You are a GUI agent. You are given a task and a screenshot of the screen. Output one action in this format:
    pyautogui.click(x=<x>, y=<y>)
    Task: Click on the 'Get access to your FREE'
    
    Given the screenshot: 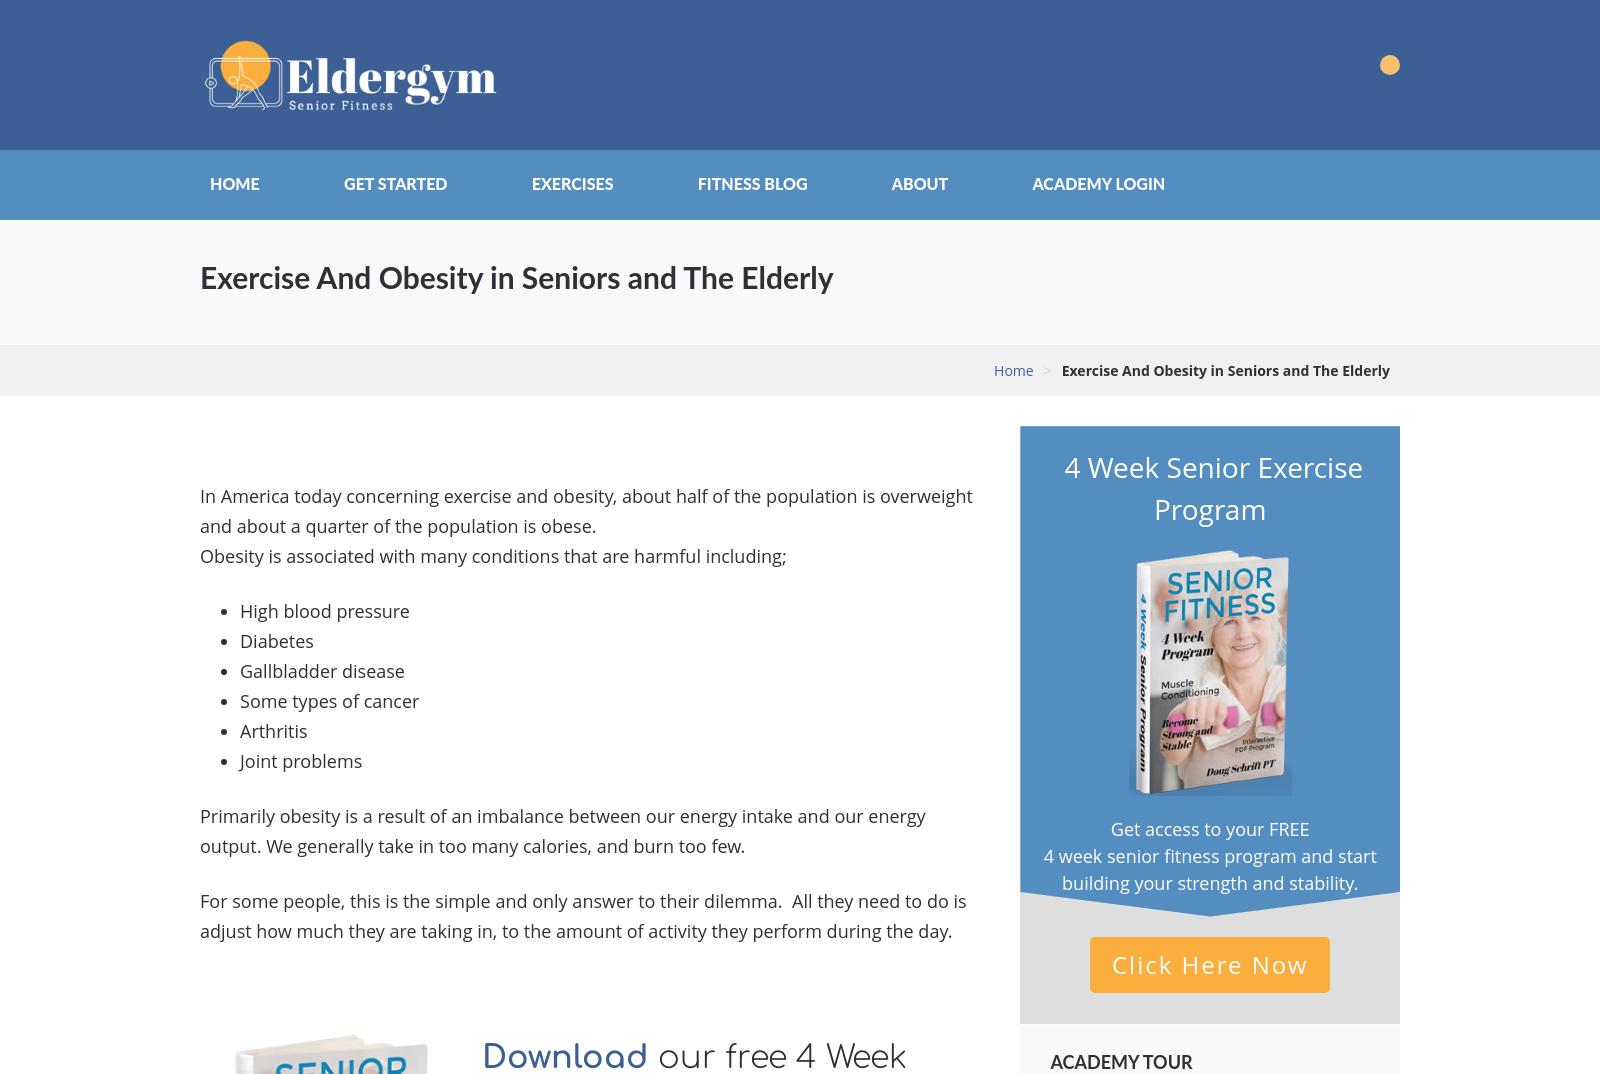 What is the action you would take?
    pyautogui.click(x=1208, y=827)
    